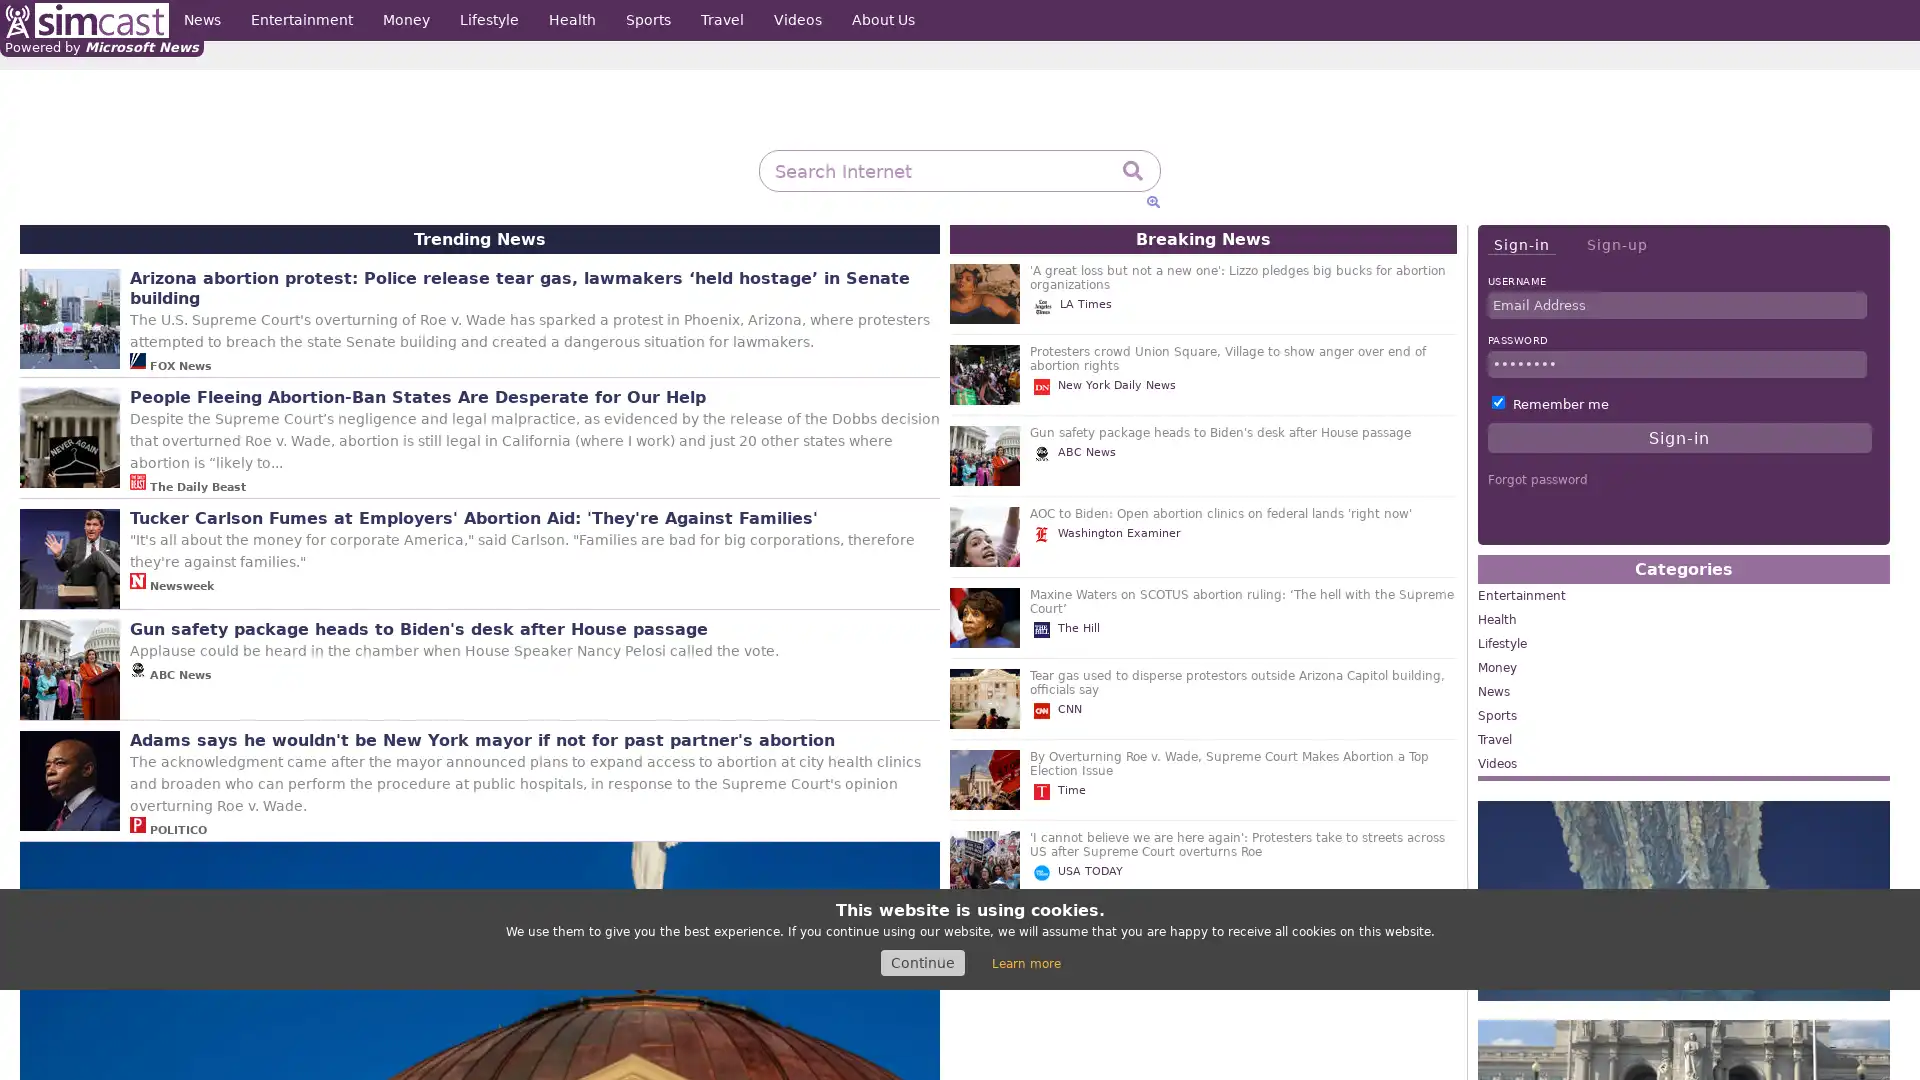 This screenshot has height=1080, width=1920. Describe the element at coordinates (1520, 244) in the screenshot. I see `Sign-in` at that location.